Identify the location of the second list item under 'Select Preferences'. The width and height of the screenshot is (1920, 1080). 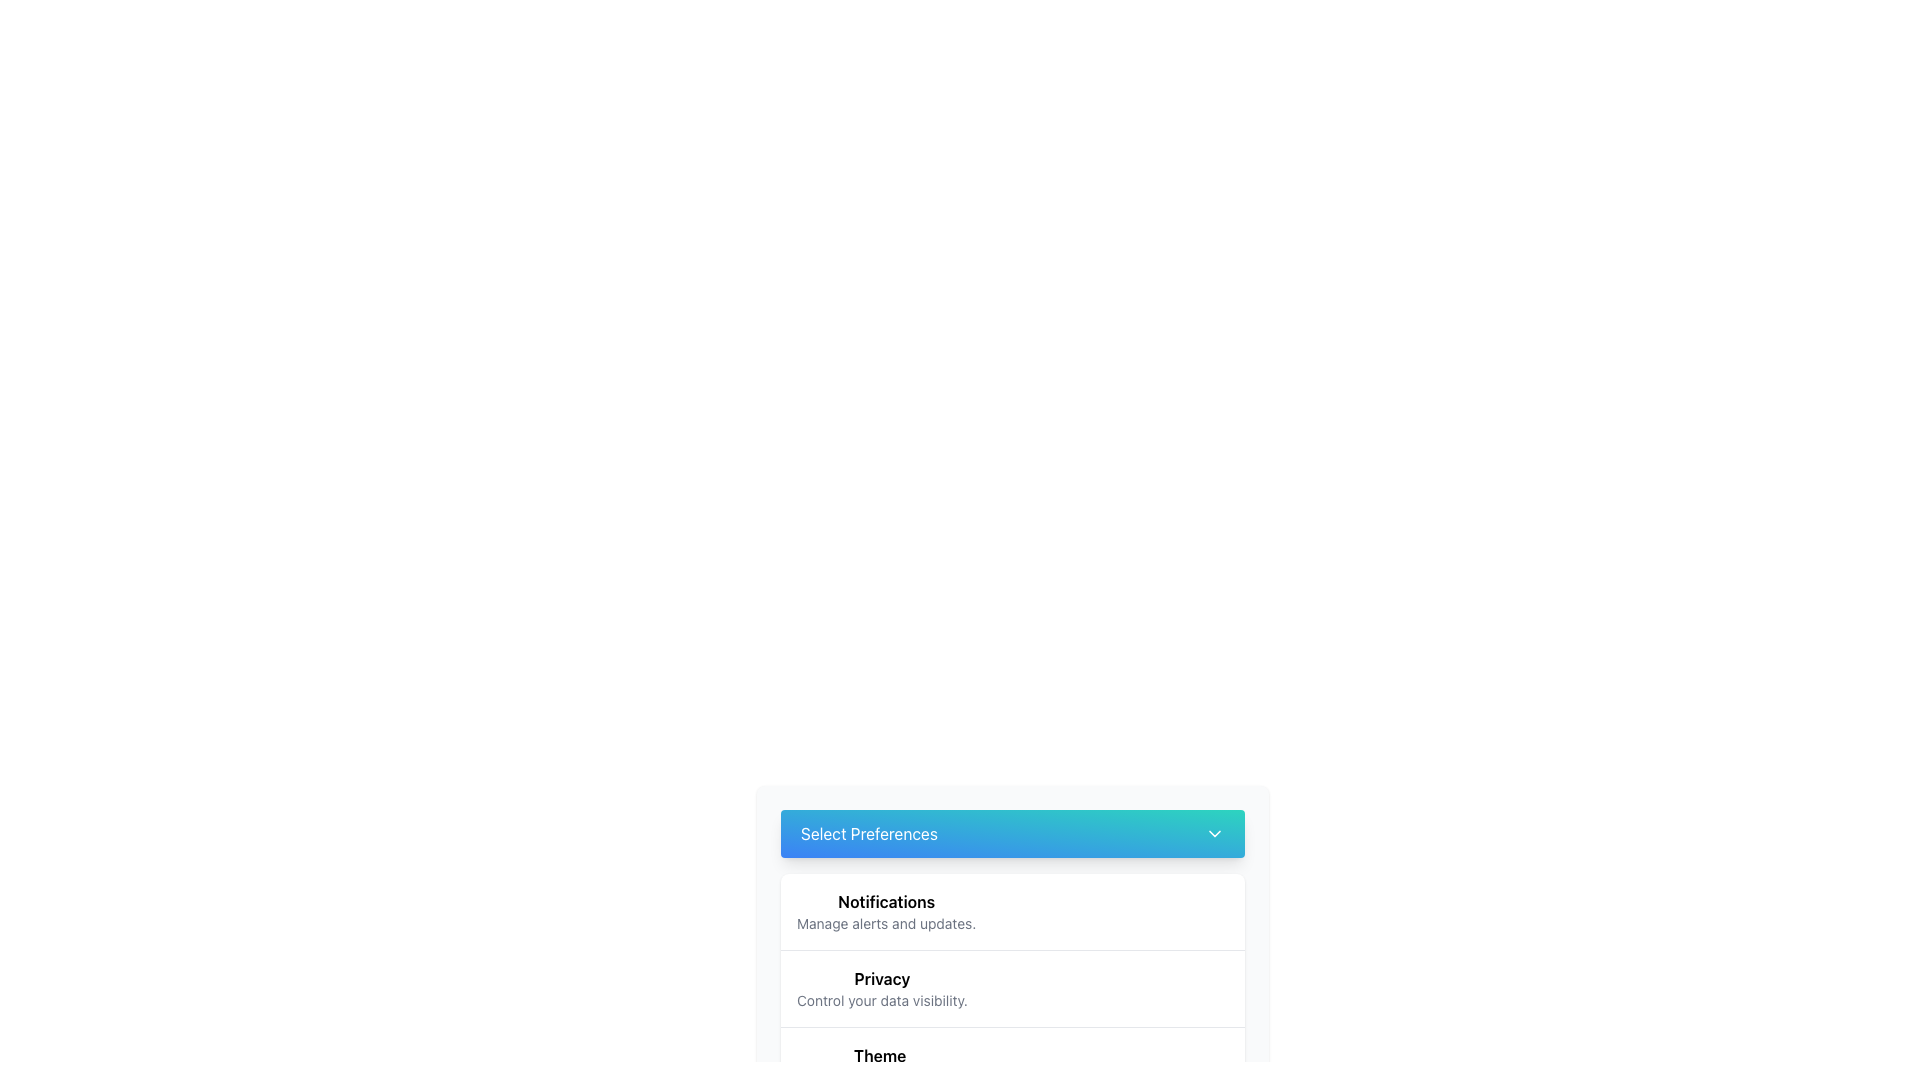
(1012, 987).